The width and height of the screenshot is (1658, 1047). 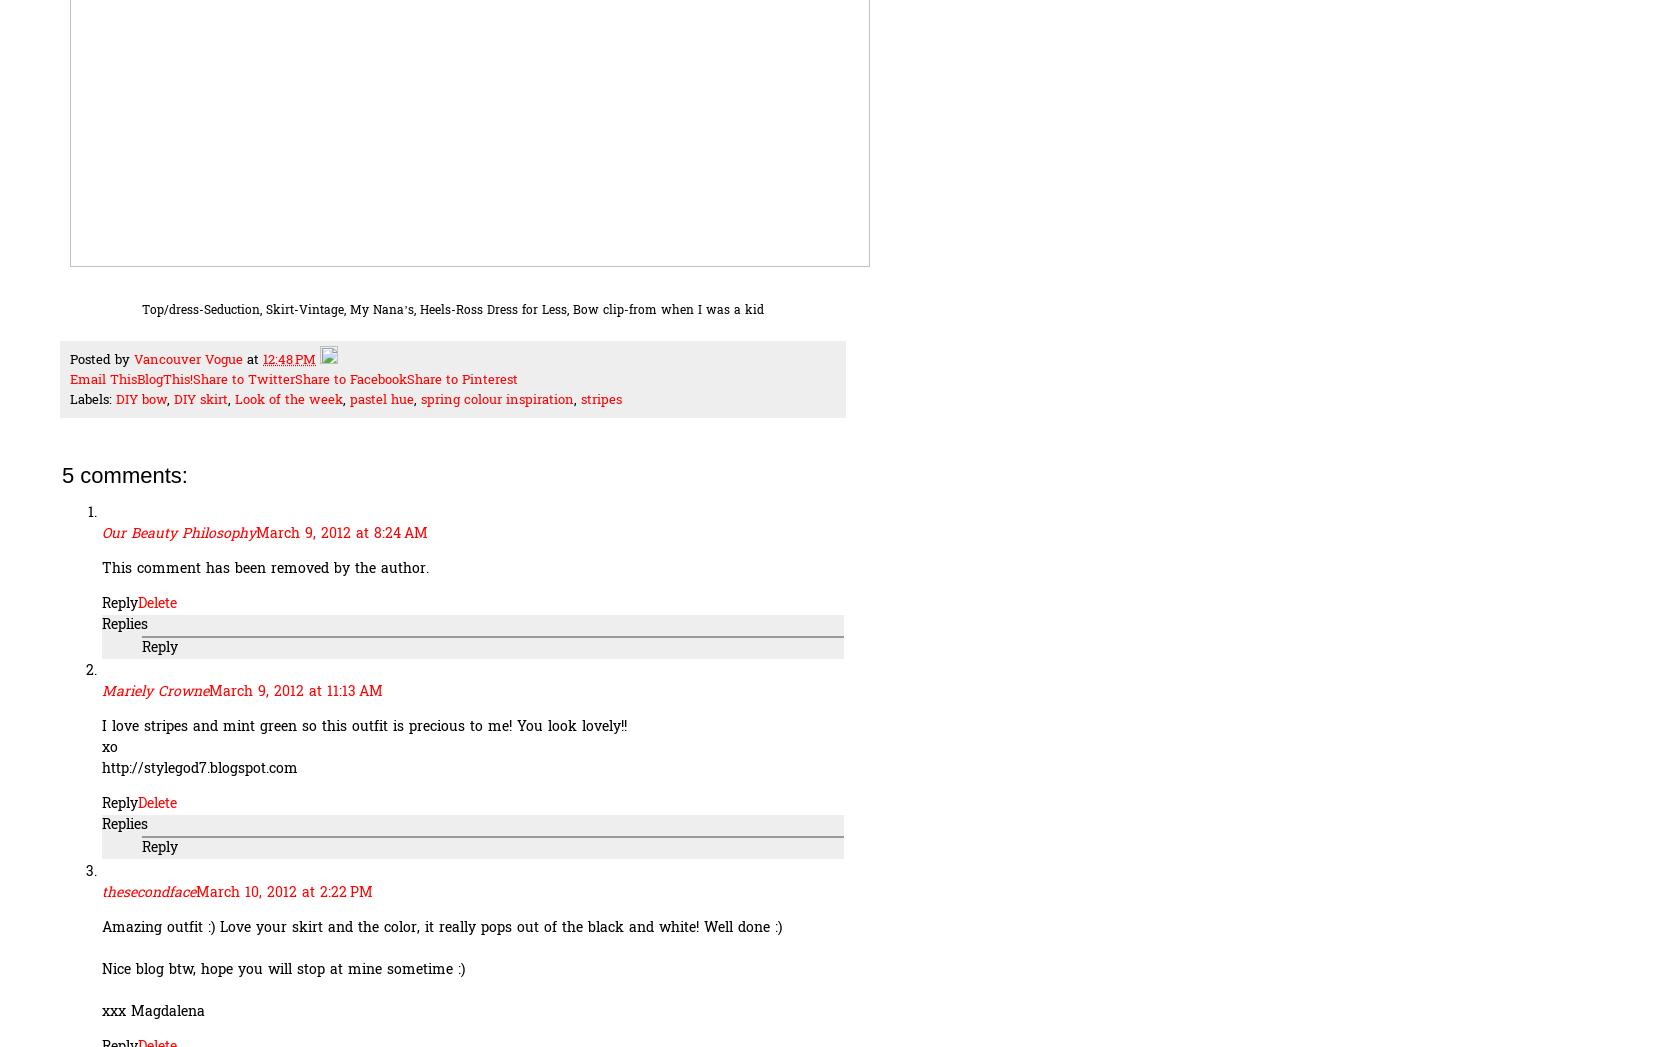 I want to click on 'thesecondface', so click(x=149, y=892).